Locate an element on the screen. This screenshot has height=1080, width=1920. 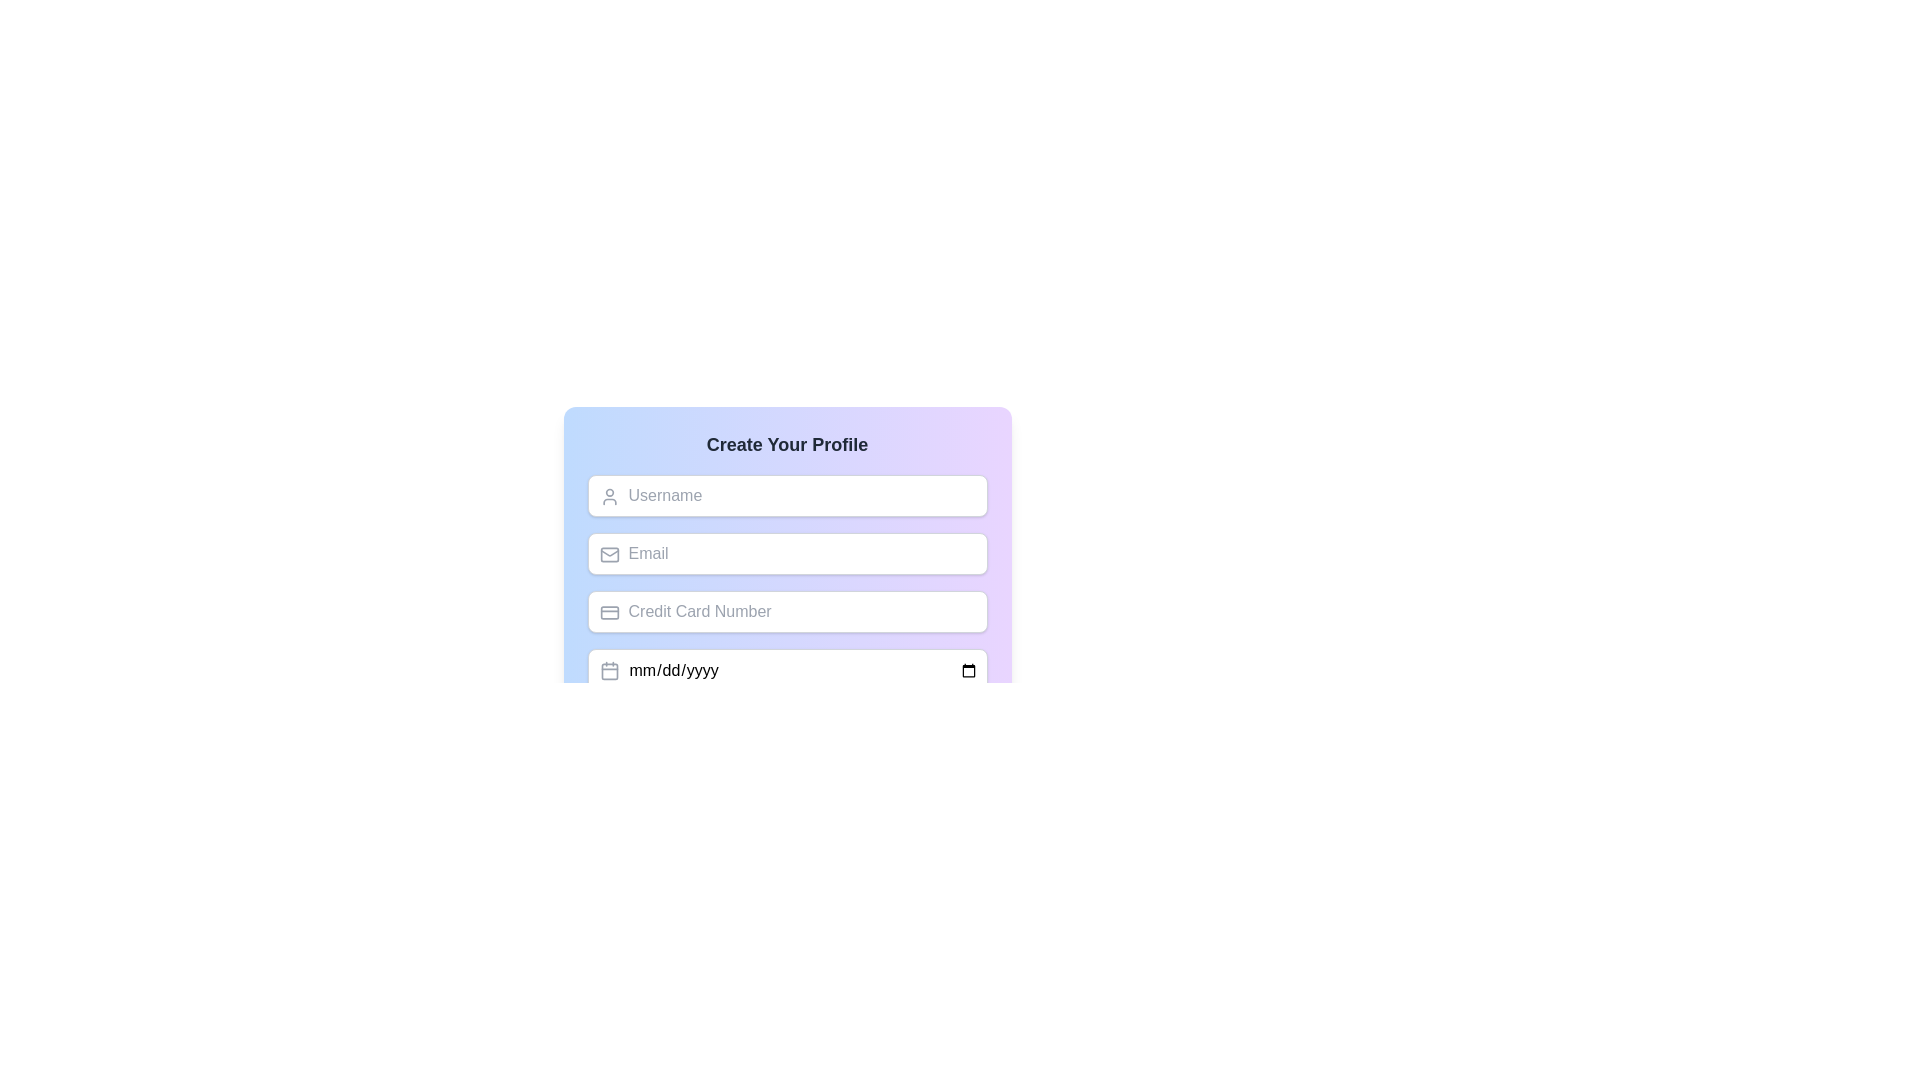
the user profile icon, which is a gray circular icon representing a person, located next to the 'Username' text input field is located at coordinates (608, 496).